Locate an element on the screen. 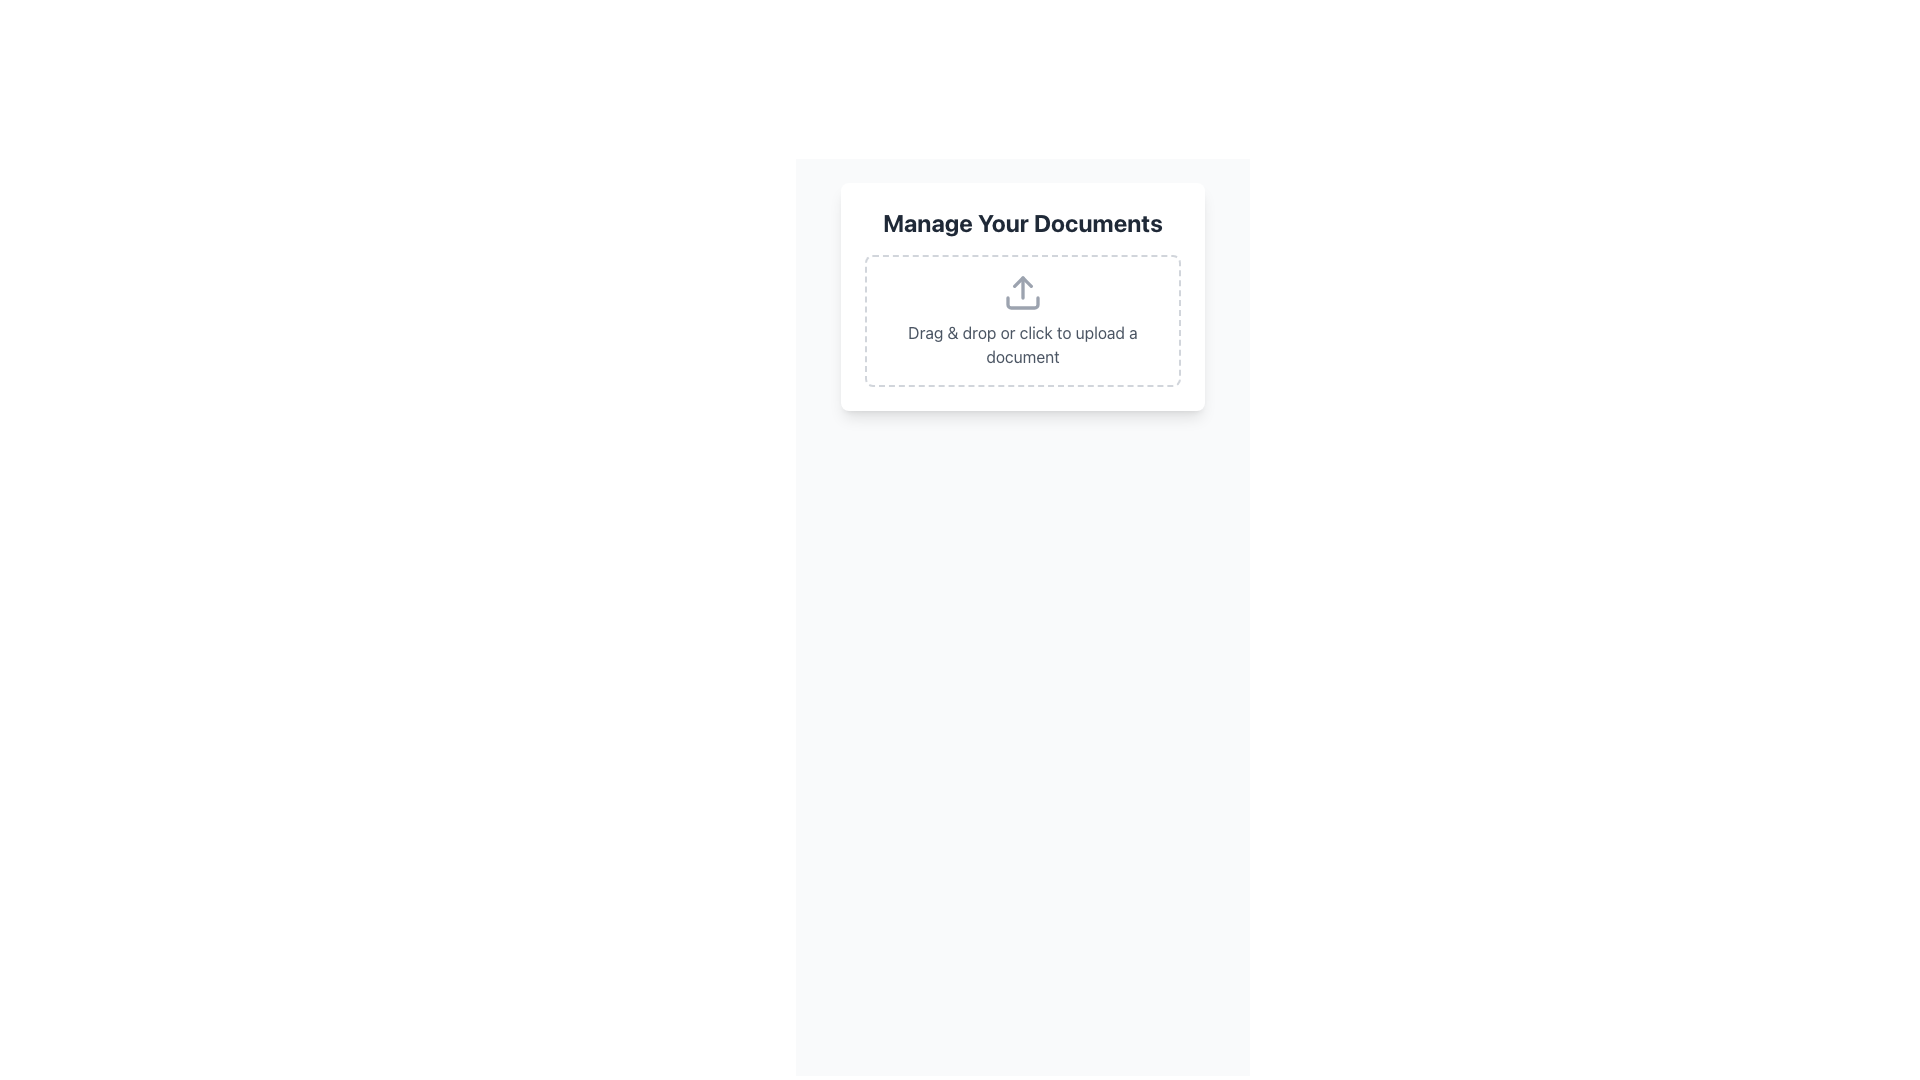 The image size is (1920, 1080). the text element displaying the message 'Drag & drop or click to upload a document', which is styled with a gray font and located within a bordered dashed box below an upload icon is located at coordinates (1022, 343).